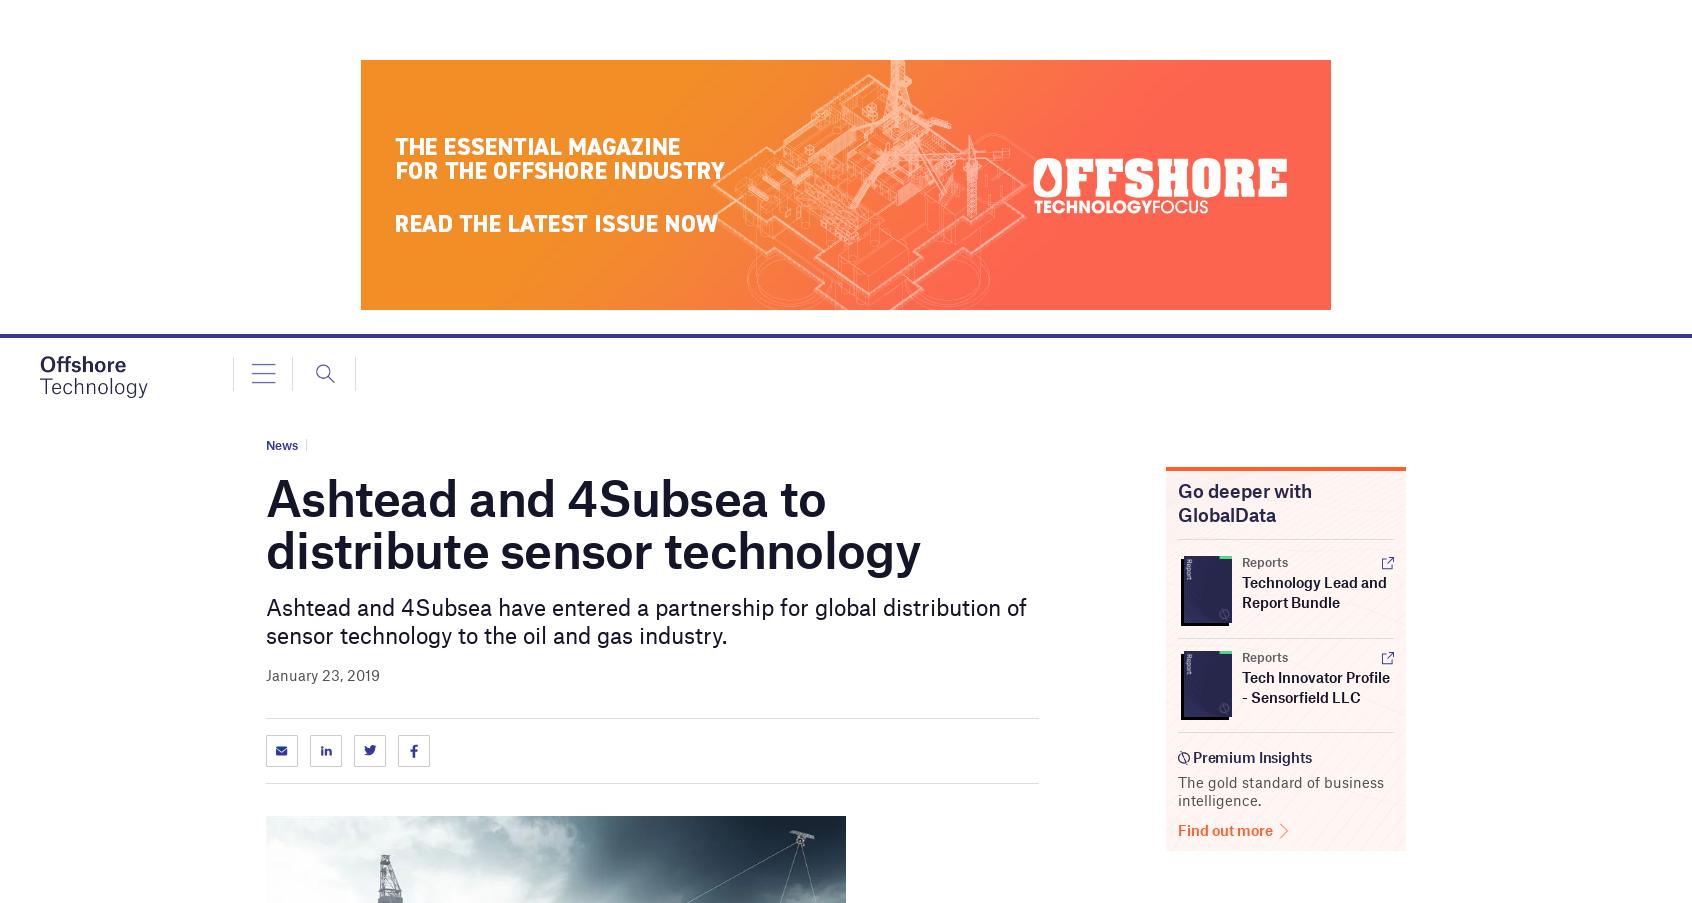 This screenshot has width=1692, height=903. I want to click on 'Exxon Mobil to sell stake in Italian LNG terminal to BlackRock', so click(322, 122).